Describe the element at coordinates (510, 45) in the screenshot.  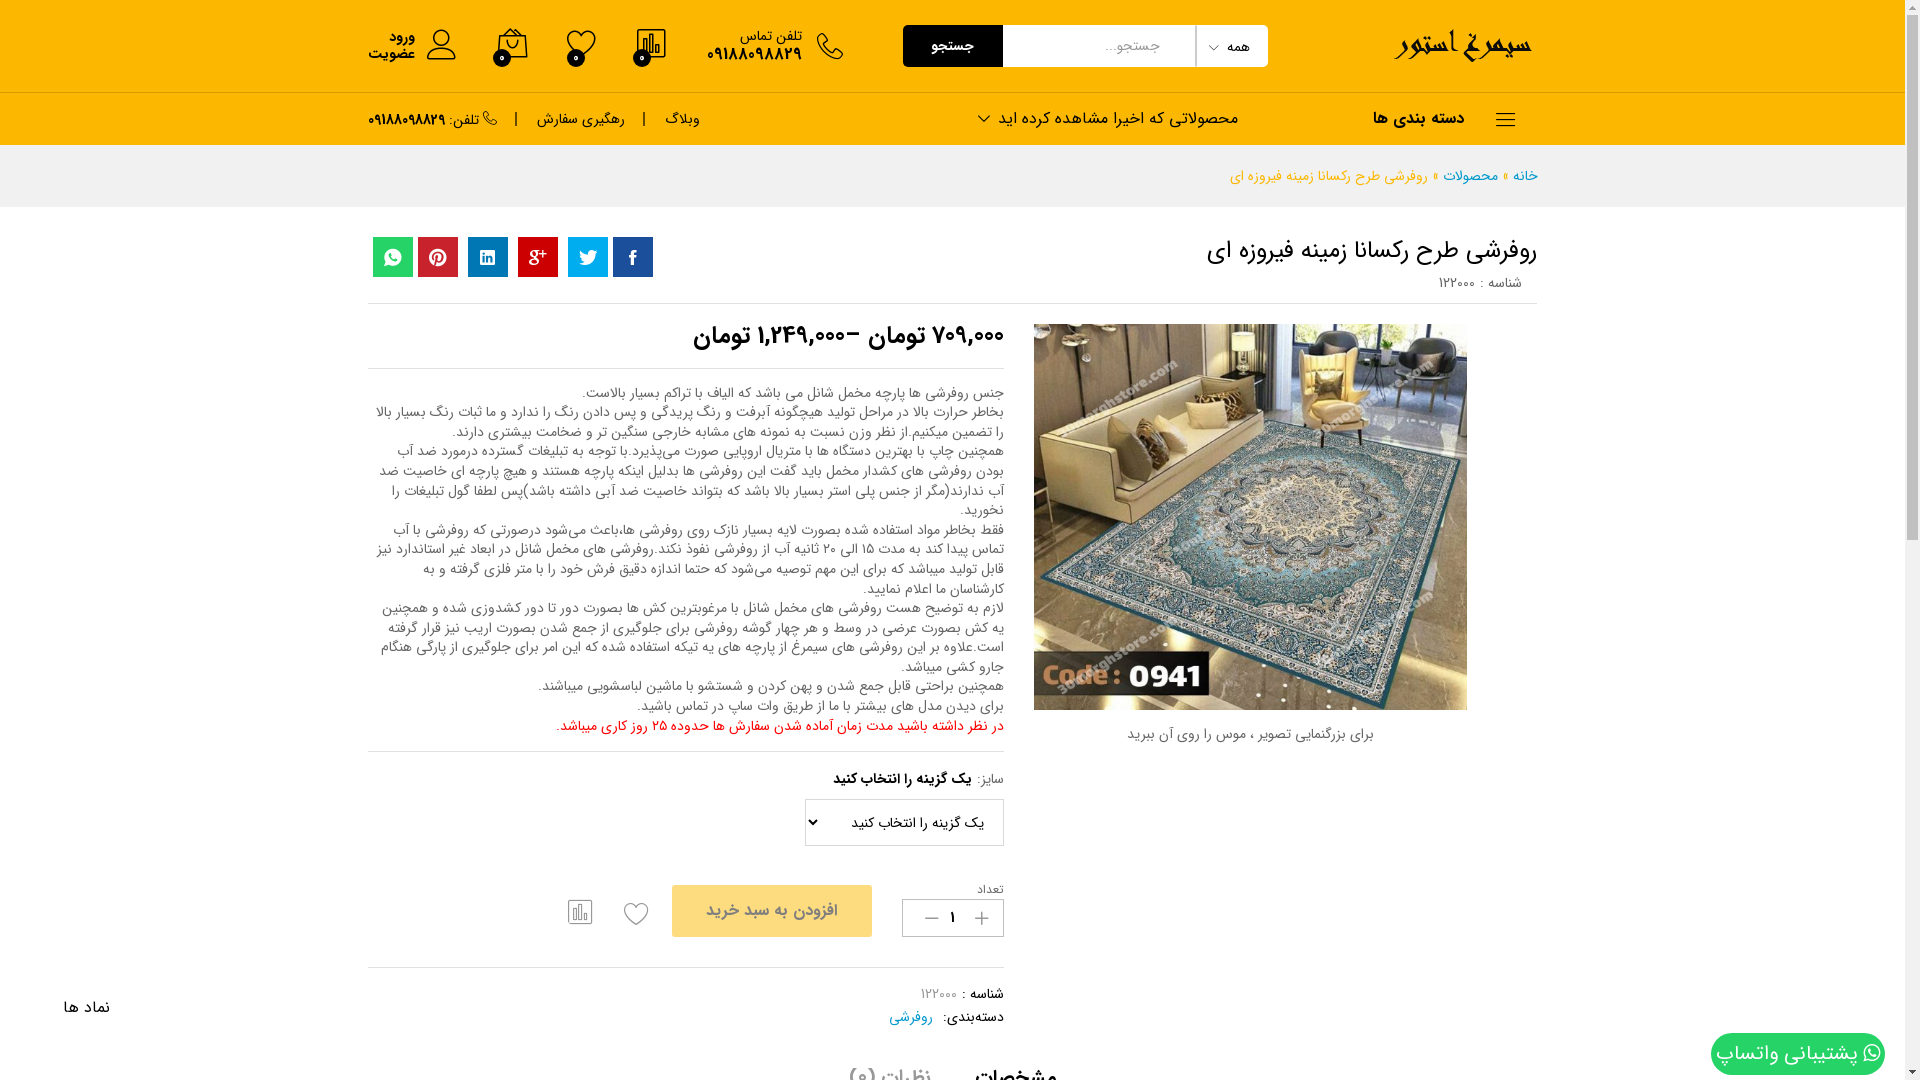
I see `'0'` at that location.